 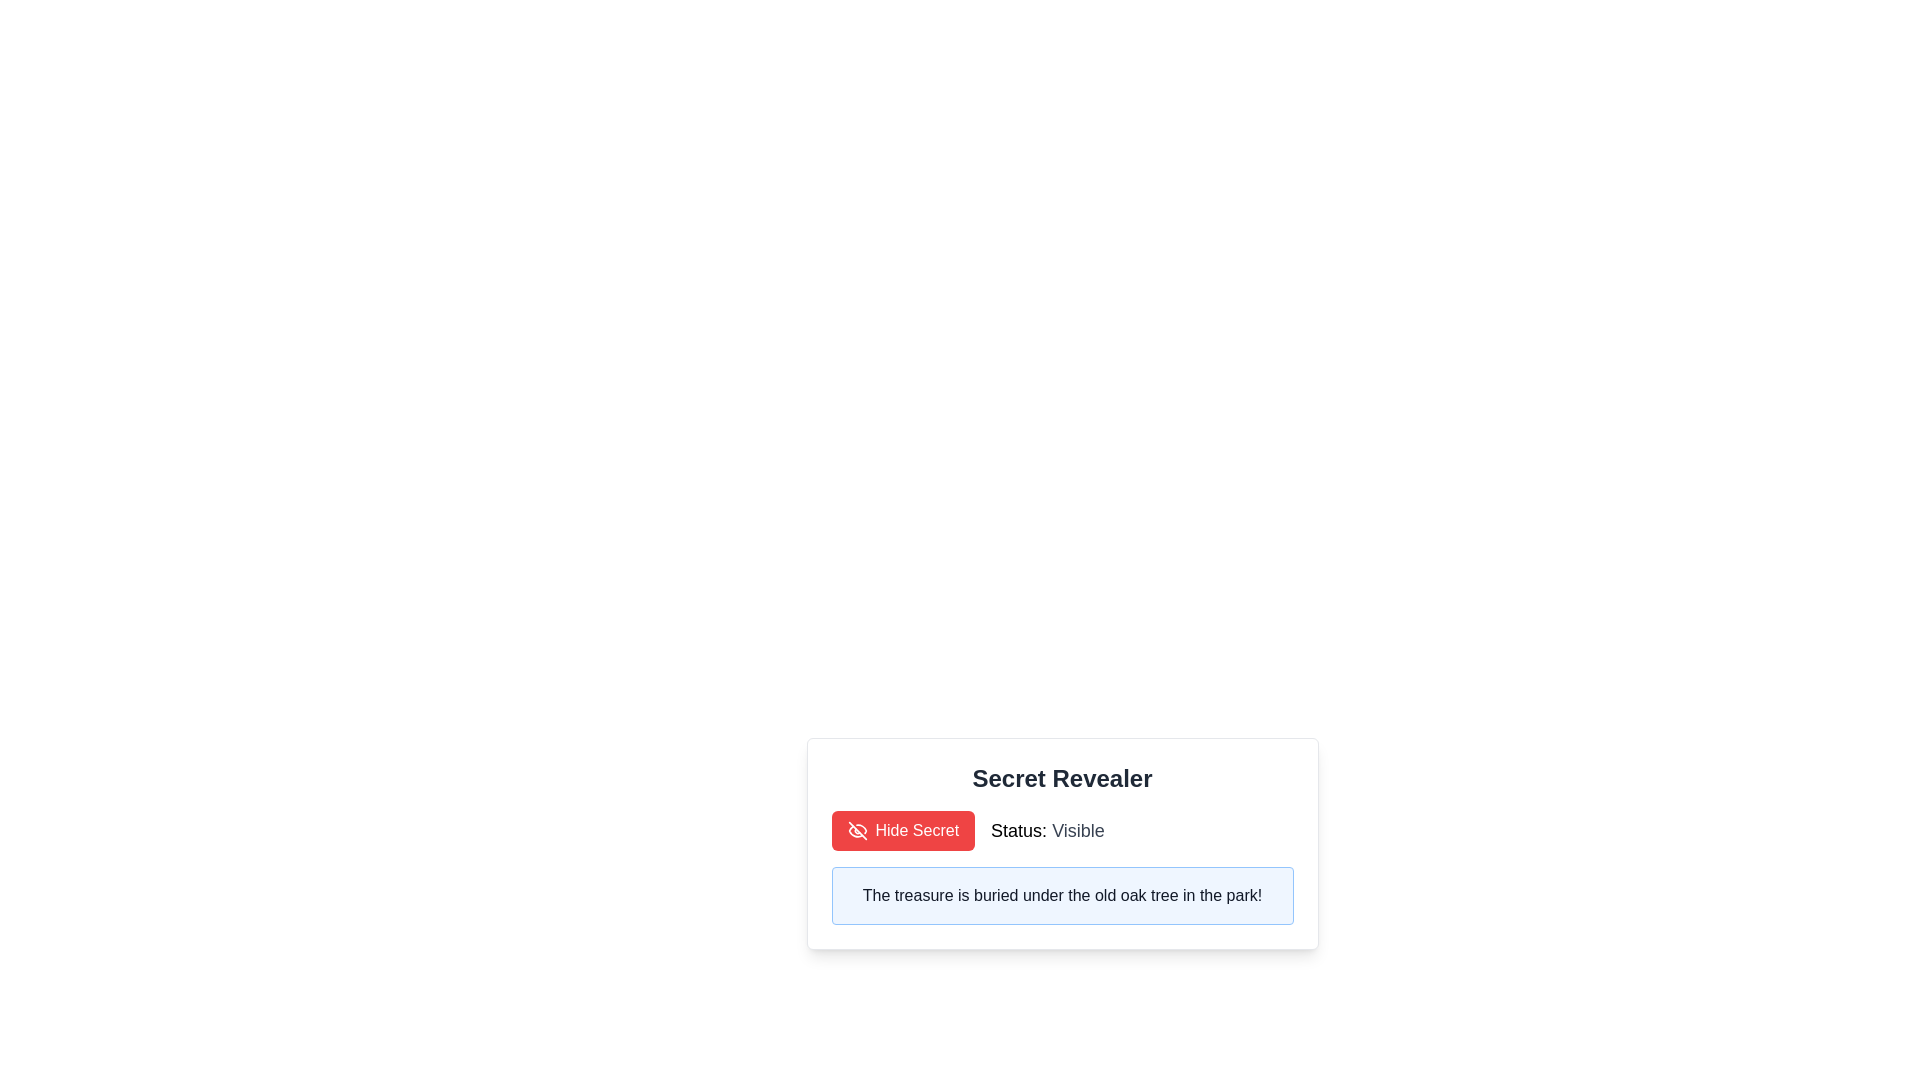 I want to click on the button located to the left of the text 'Status: Visible' to hide the secret information displayed on the interface, so click(x=902, y=830).